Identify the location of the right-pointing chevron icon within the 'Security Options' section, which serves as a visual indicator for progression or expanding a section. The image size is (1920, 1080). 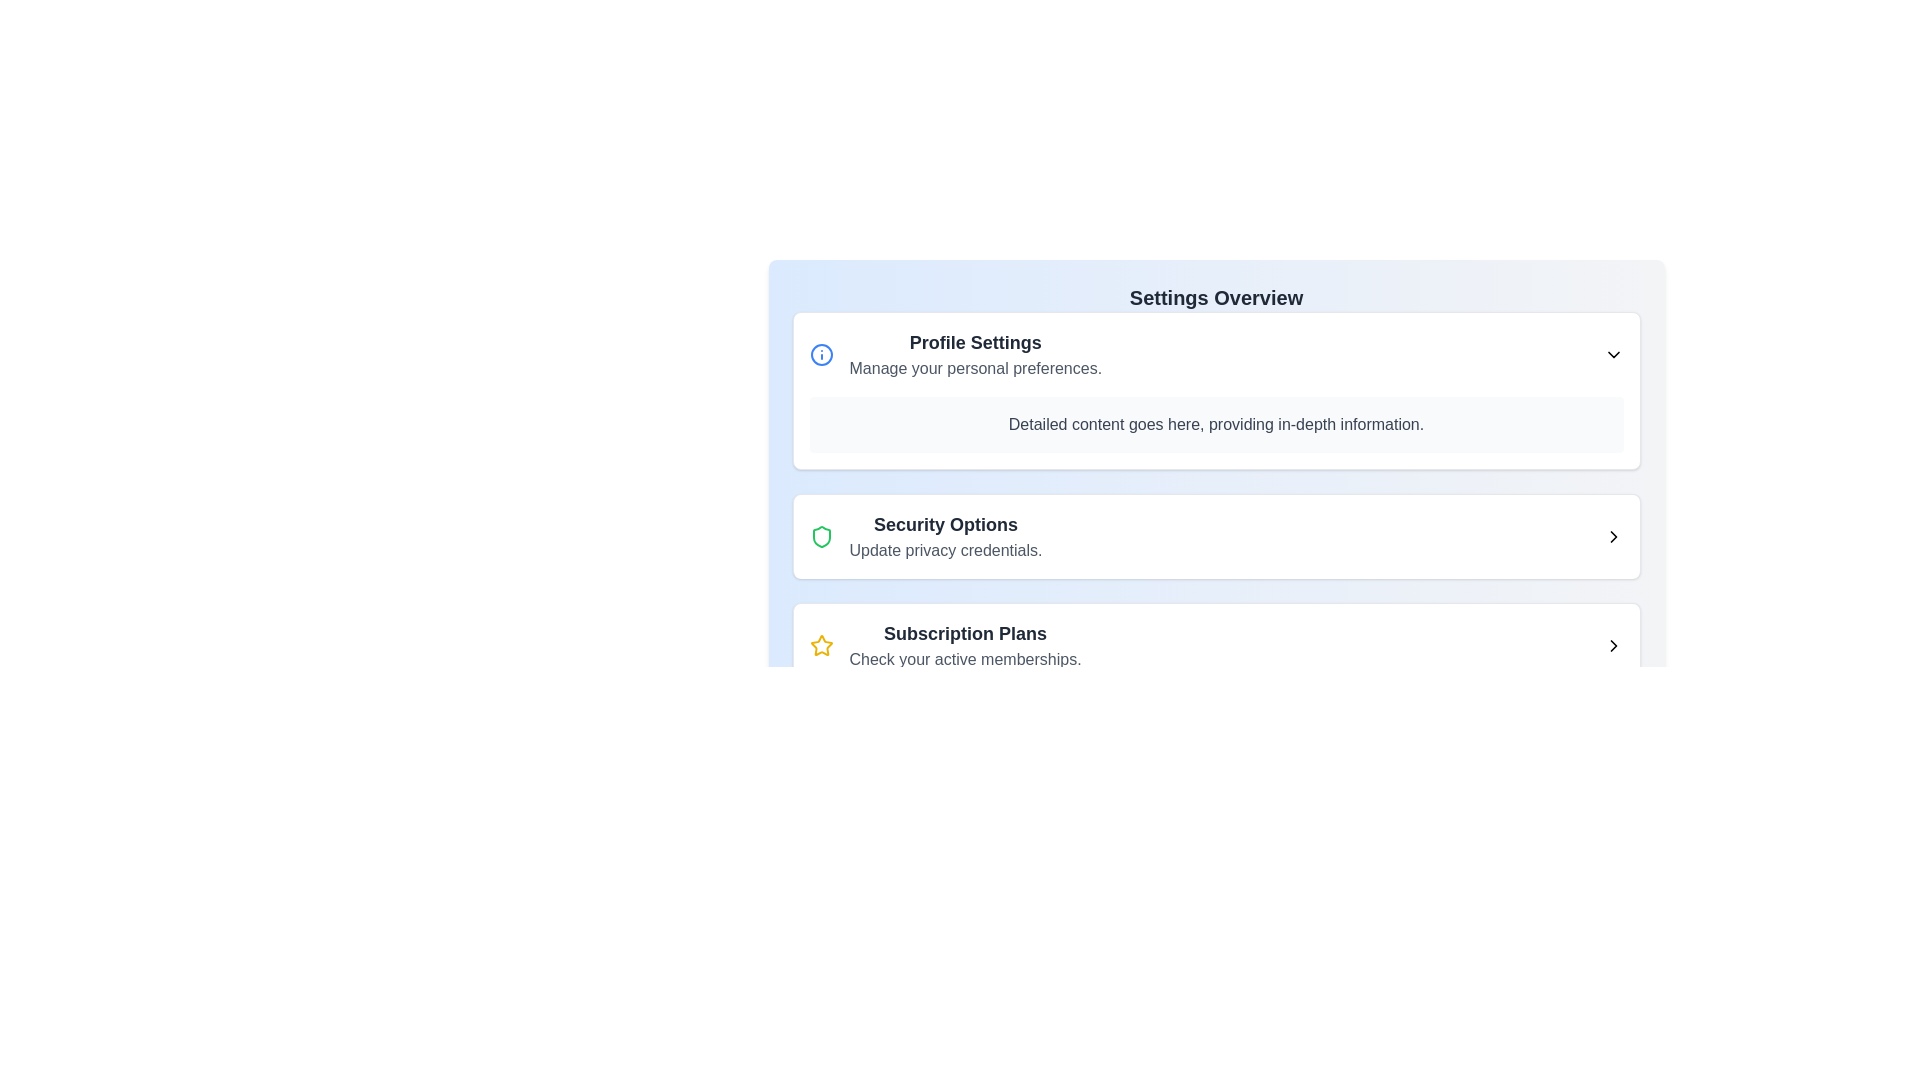
(1613, 535).